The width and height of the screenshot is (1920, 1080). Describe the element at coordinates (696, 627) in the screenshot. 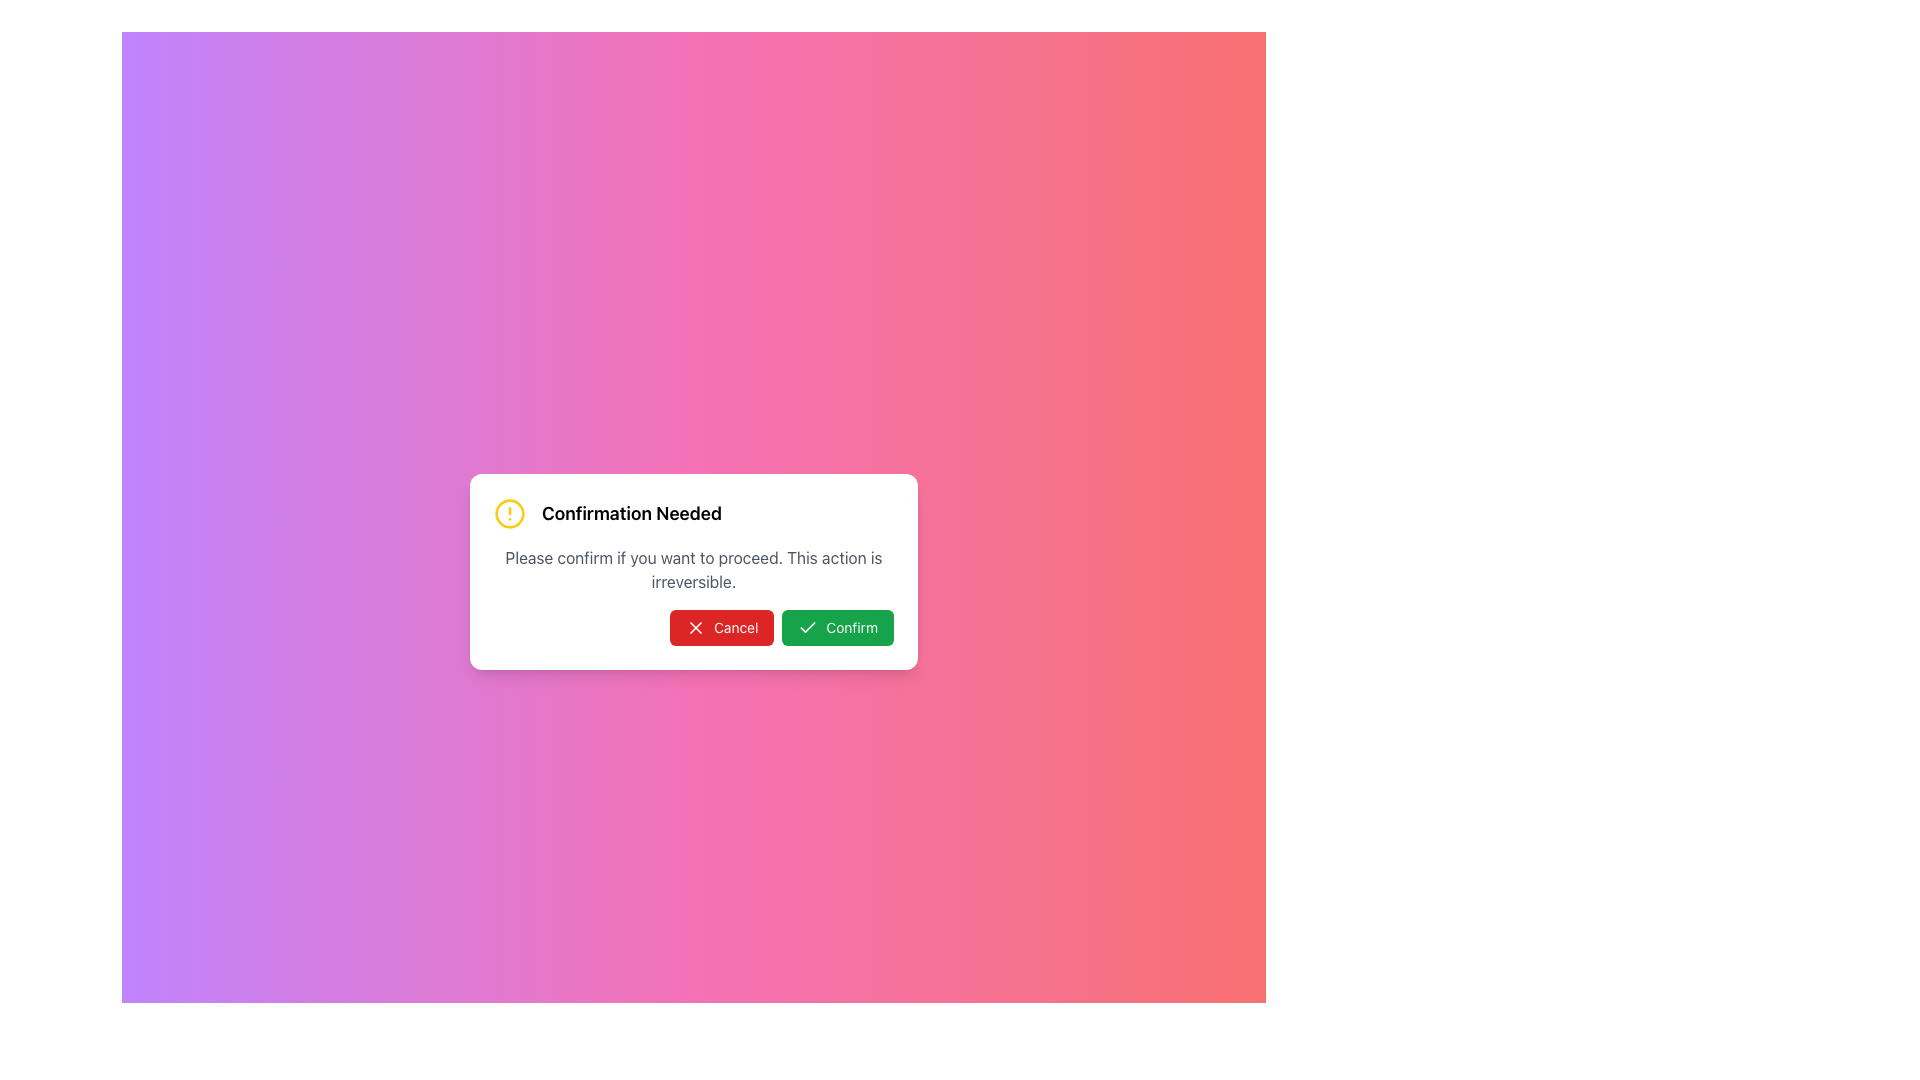

I see `the red 'Cancel' button containing the 'X' icon on the confirmation dialog interface` at that location.